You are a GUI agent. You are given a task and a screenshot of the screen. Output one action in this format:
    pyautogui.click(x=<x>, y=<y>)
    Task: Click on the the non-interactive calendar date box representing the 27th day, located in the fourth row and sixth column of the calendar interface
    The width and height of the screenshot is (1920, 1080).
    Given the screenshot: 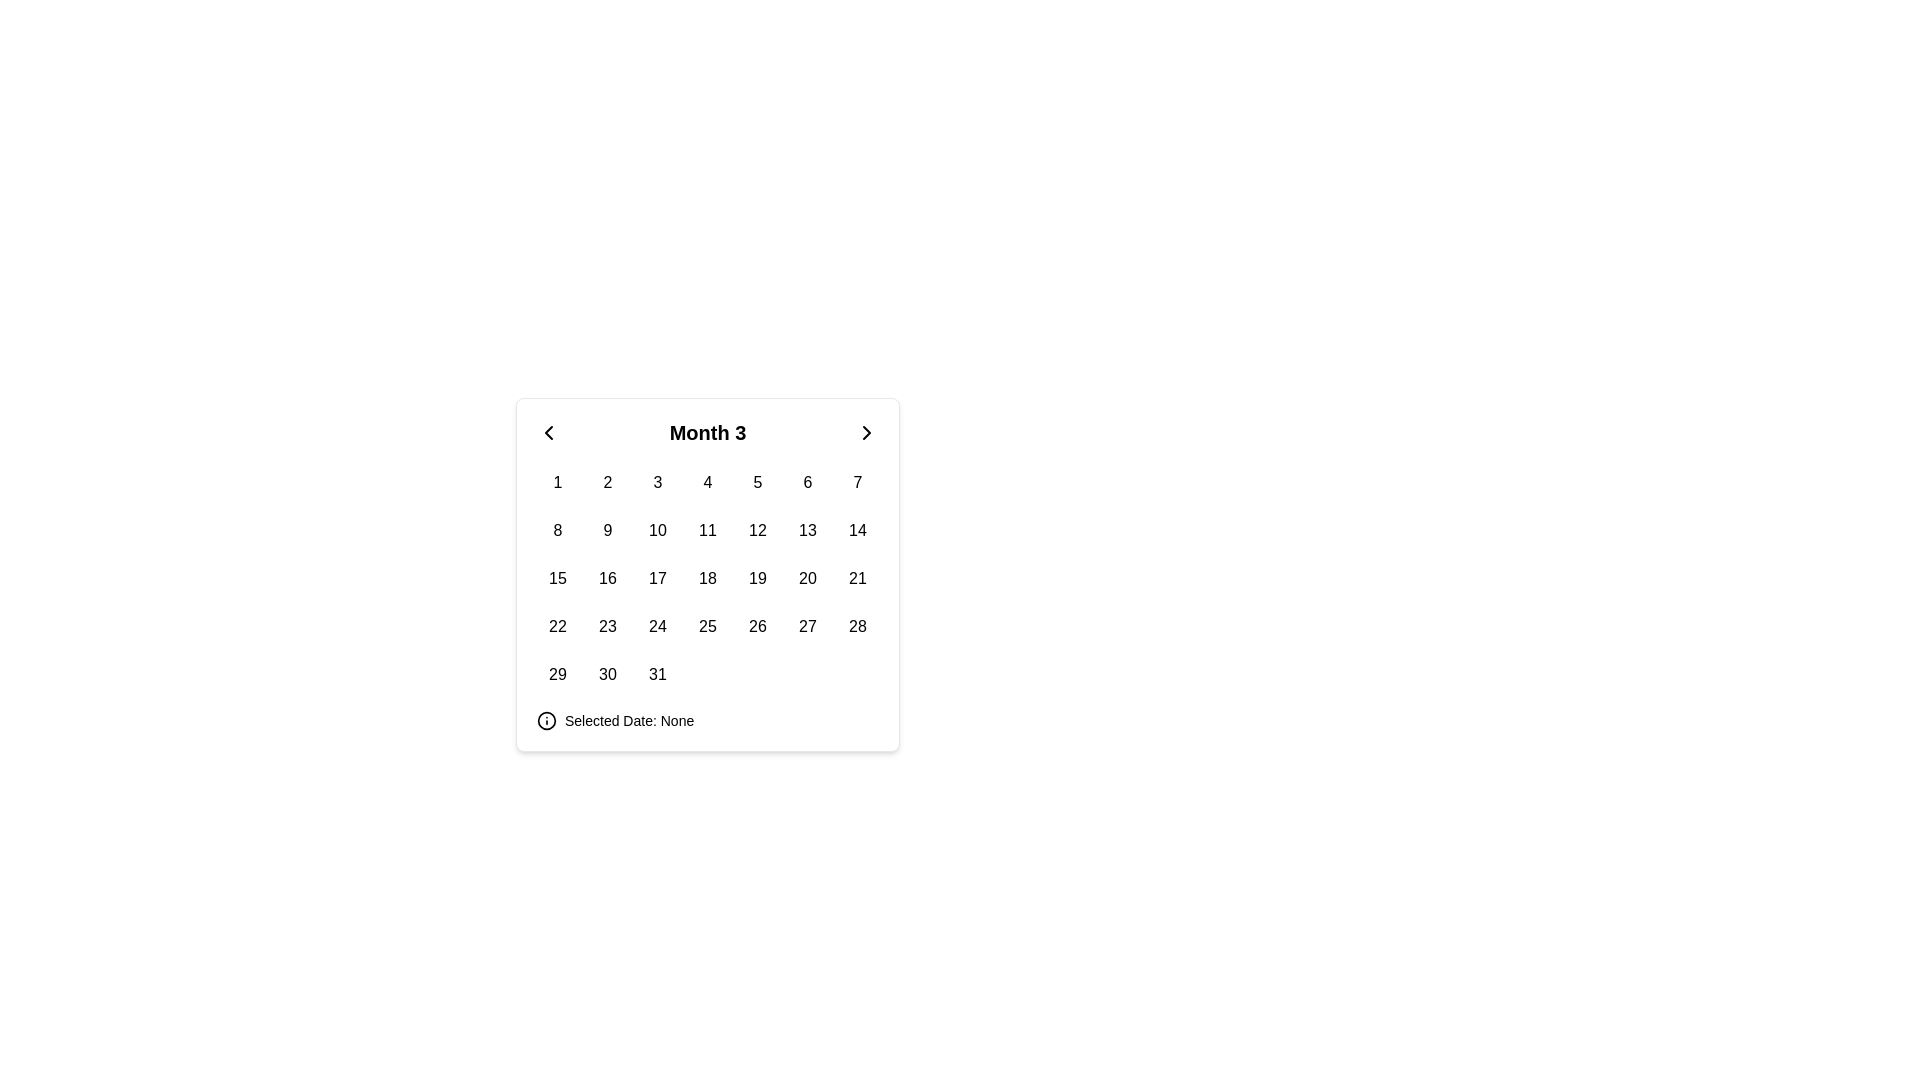 What is the action you would take?
    pyautogui.click(x=807, y=626)
    